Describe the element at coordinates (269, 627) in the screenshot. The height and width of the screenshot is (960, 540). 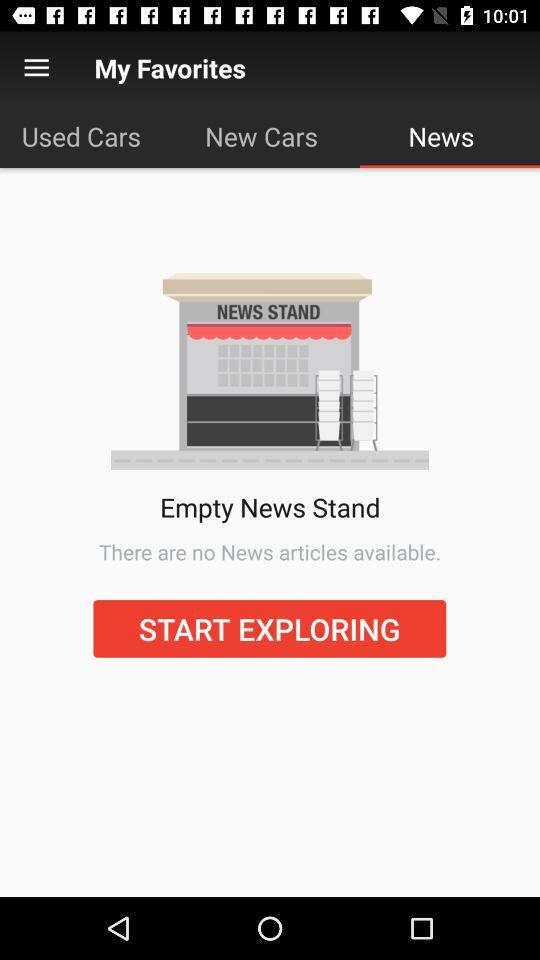
I see `the start exploring` at that location.